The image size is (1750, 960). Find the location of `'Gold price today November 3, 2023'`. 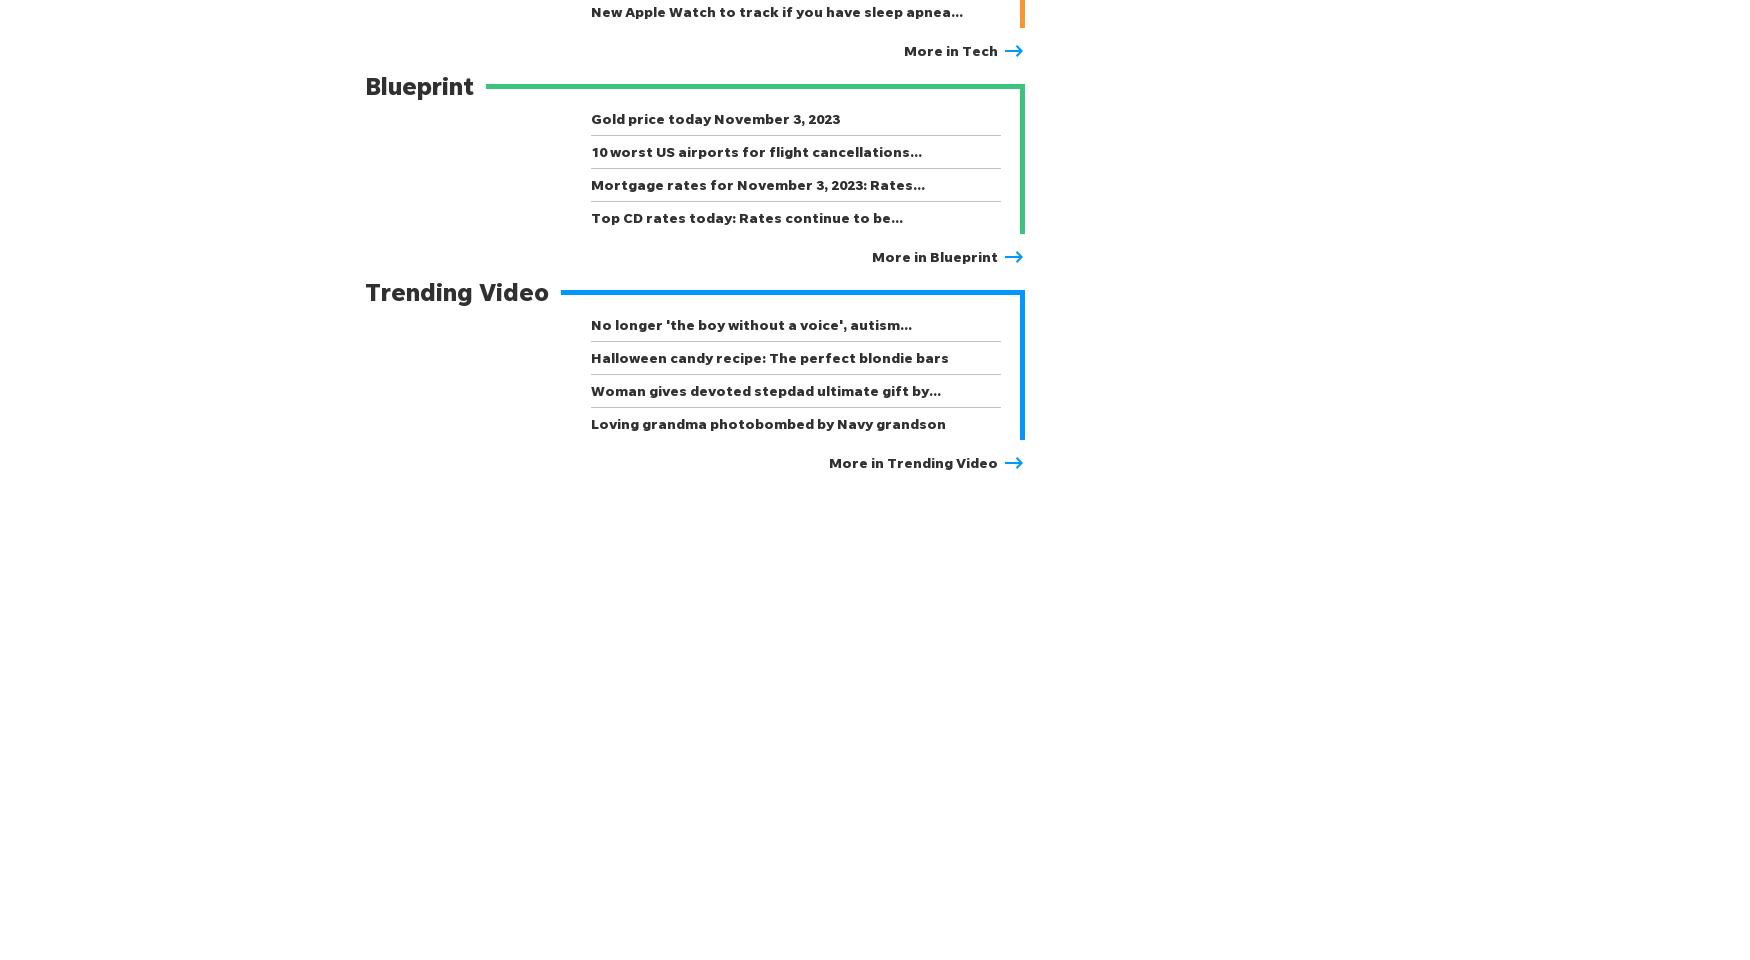

'Gold price today November 3, 2023' is located at coordinates (715, 118).